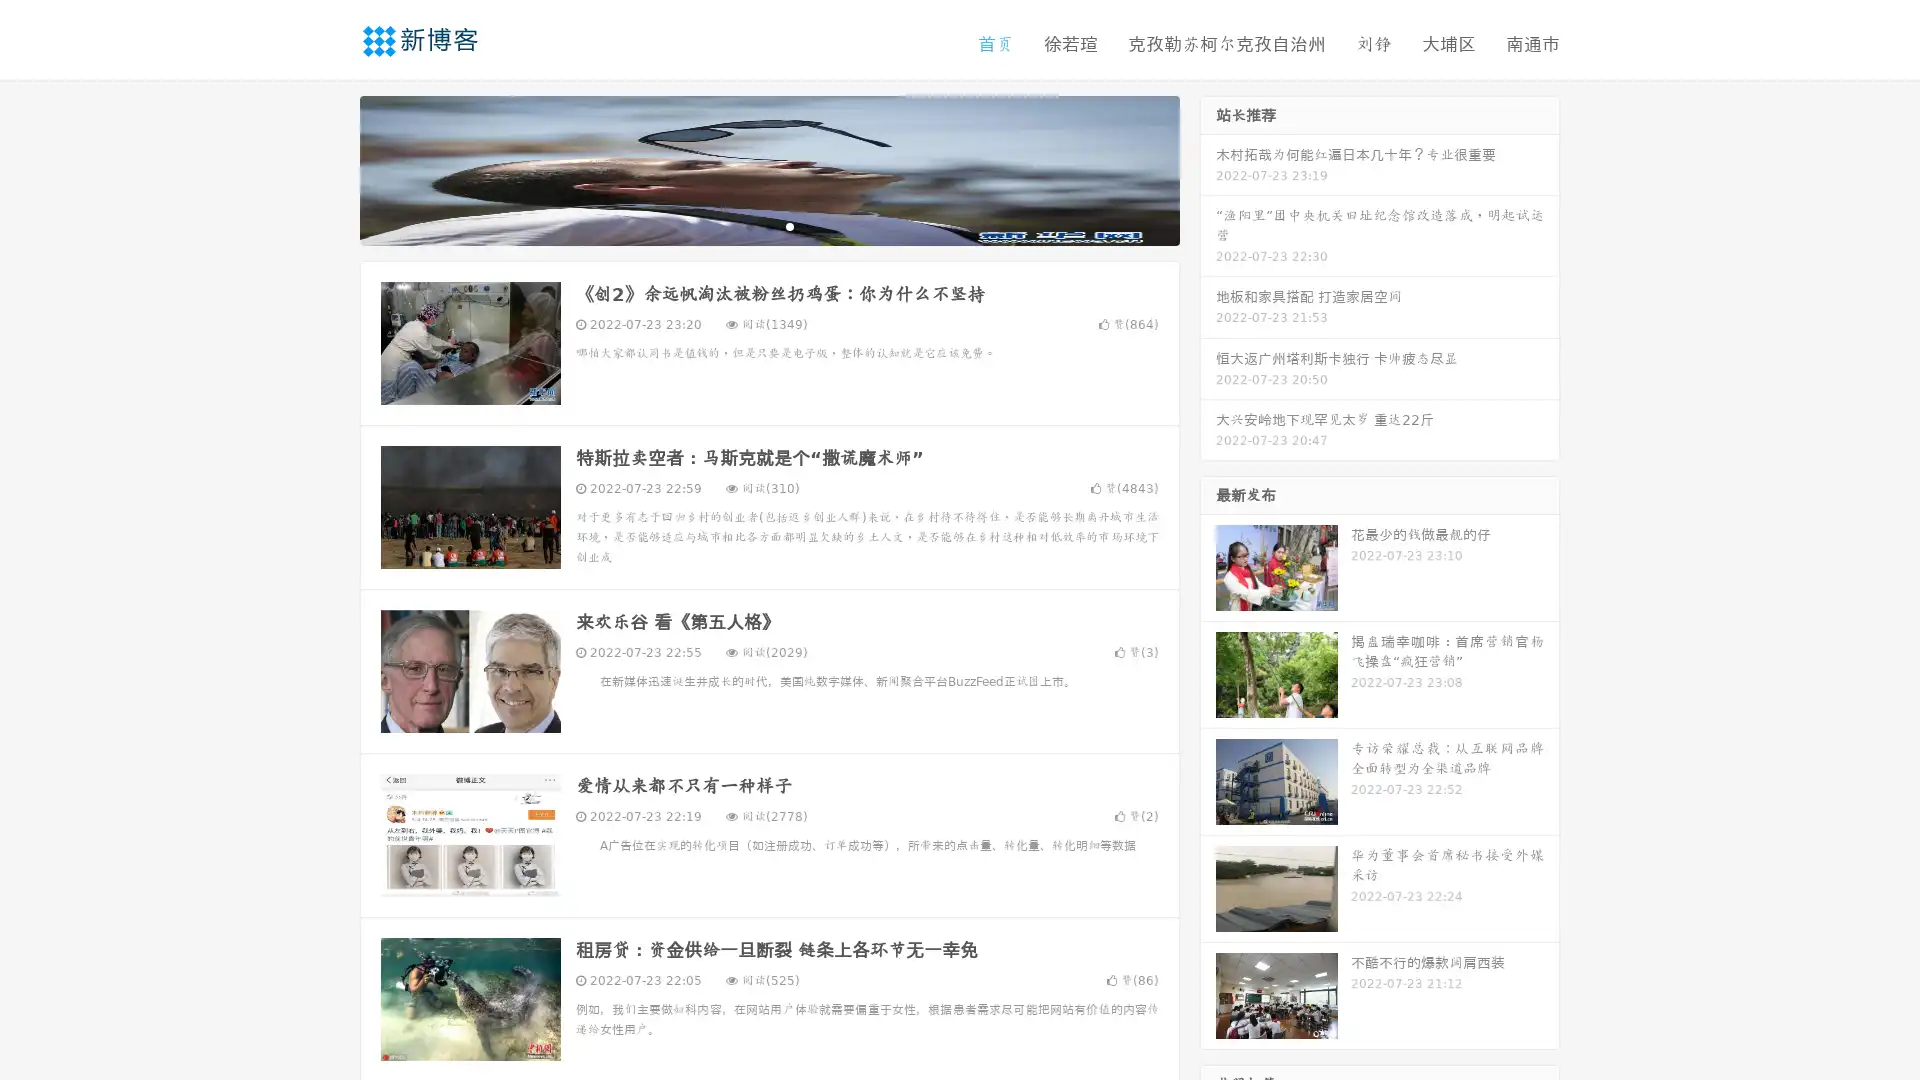 The image size is (1920, 1080). Describe the element at coordinates (748, 225) in the screenshot. I see `Go to slide 1` at that location.